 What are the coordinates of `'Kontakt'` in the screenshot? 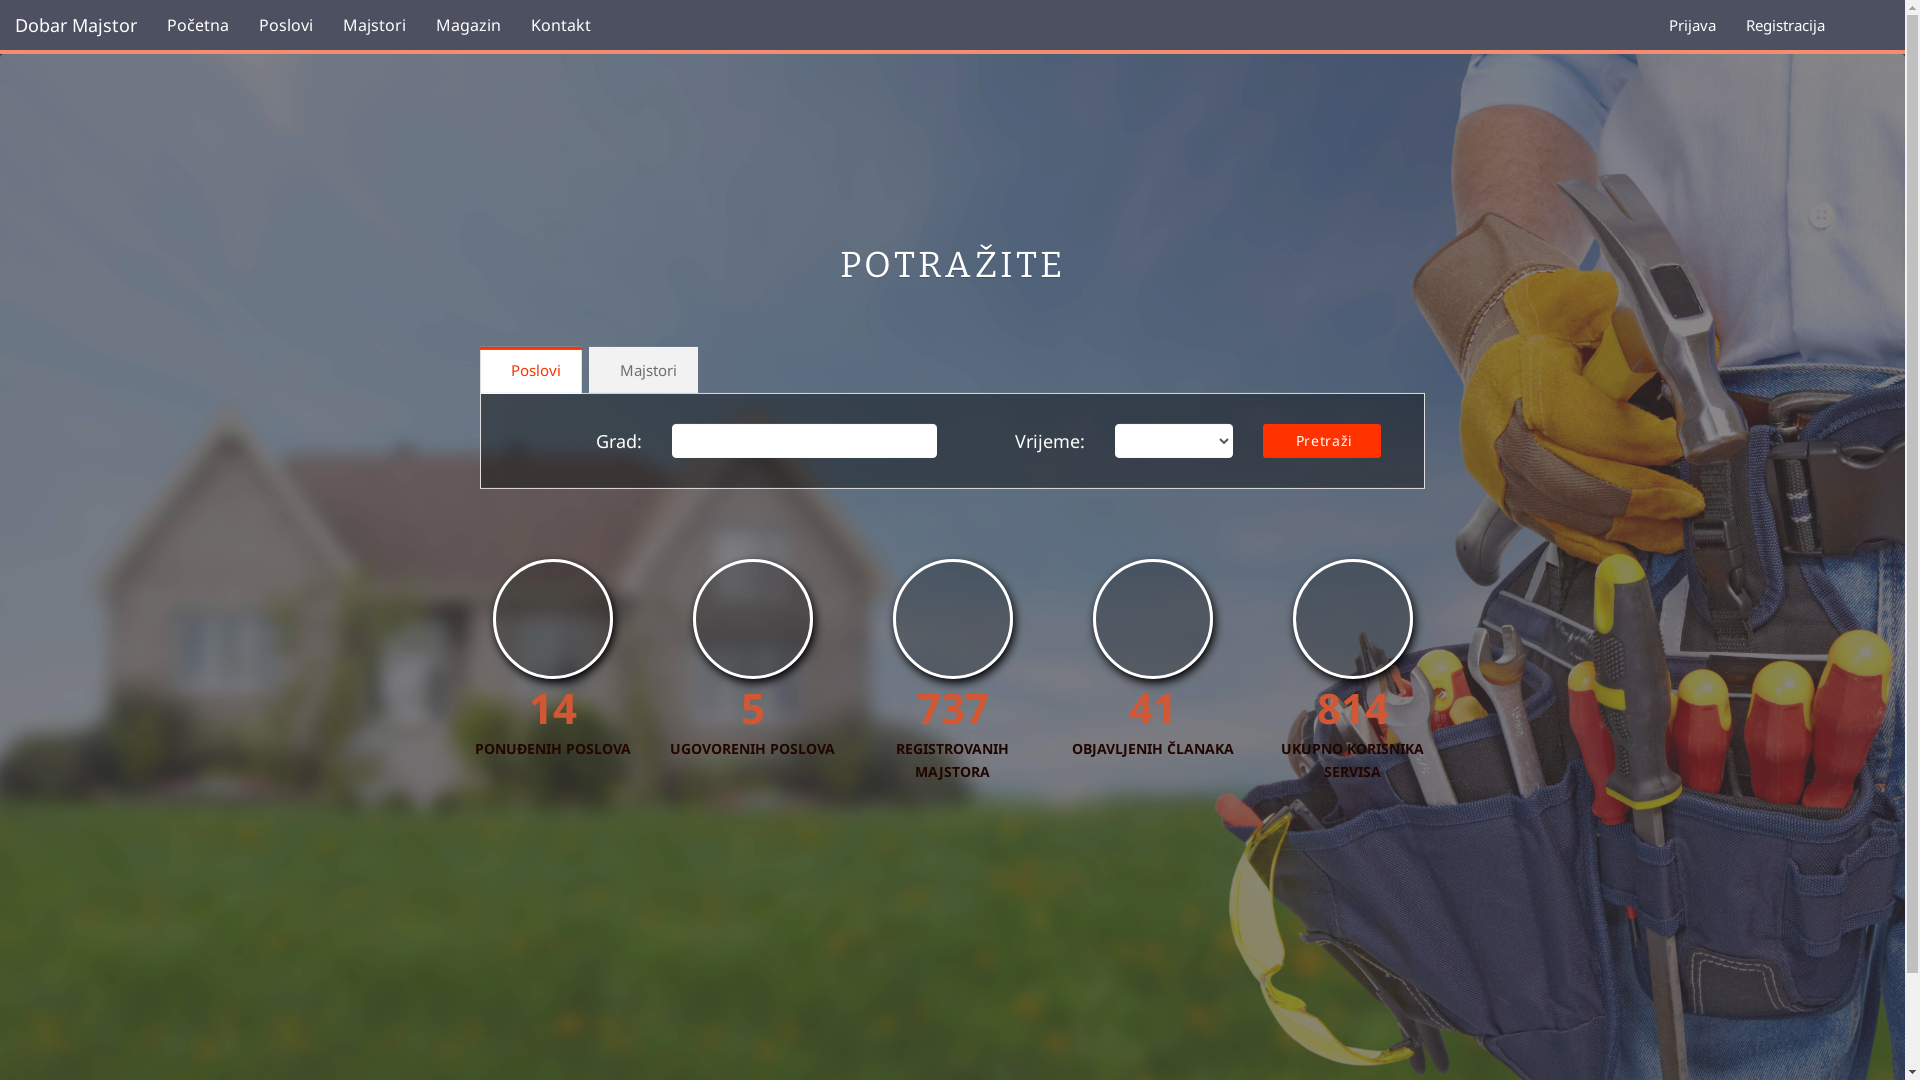 It's located at (560, 24).